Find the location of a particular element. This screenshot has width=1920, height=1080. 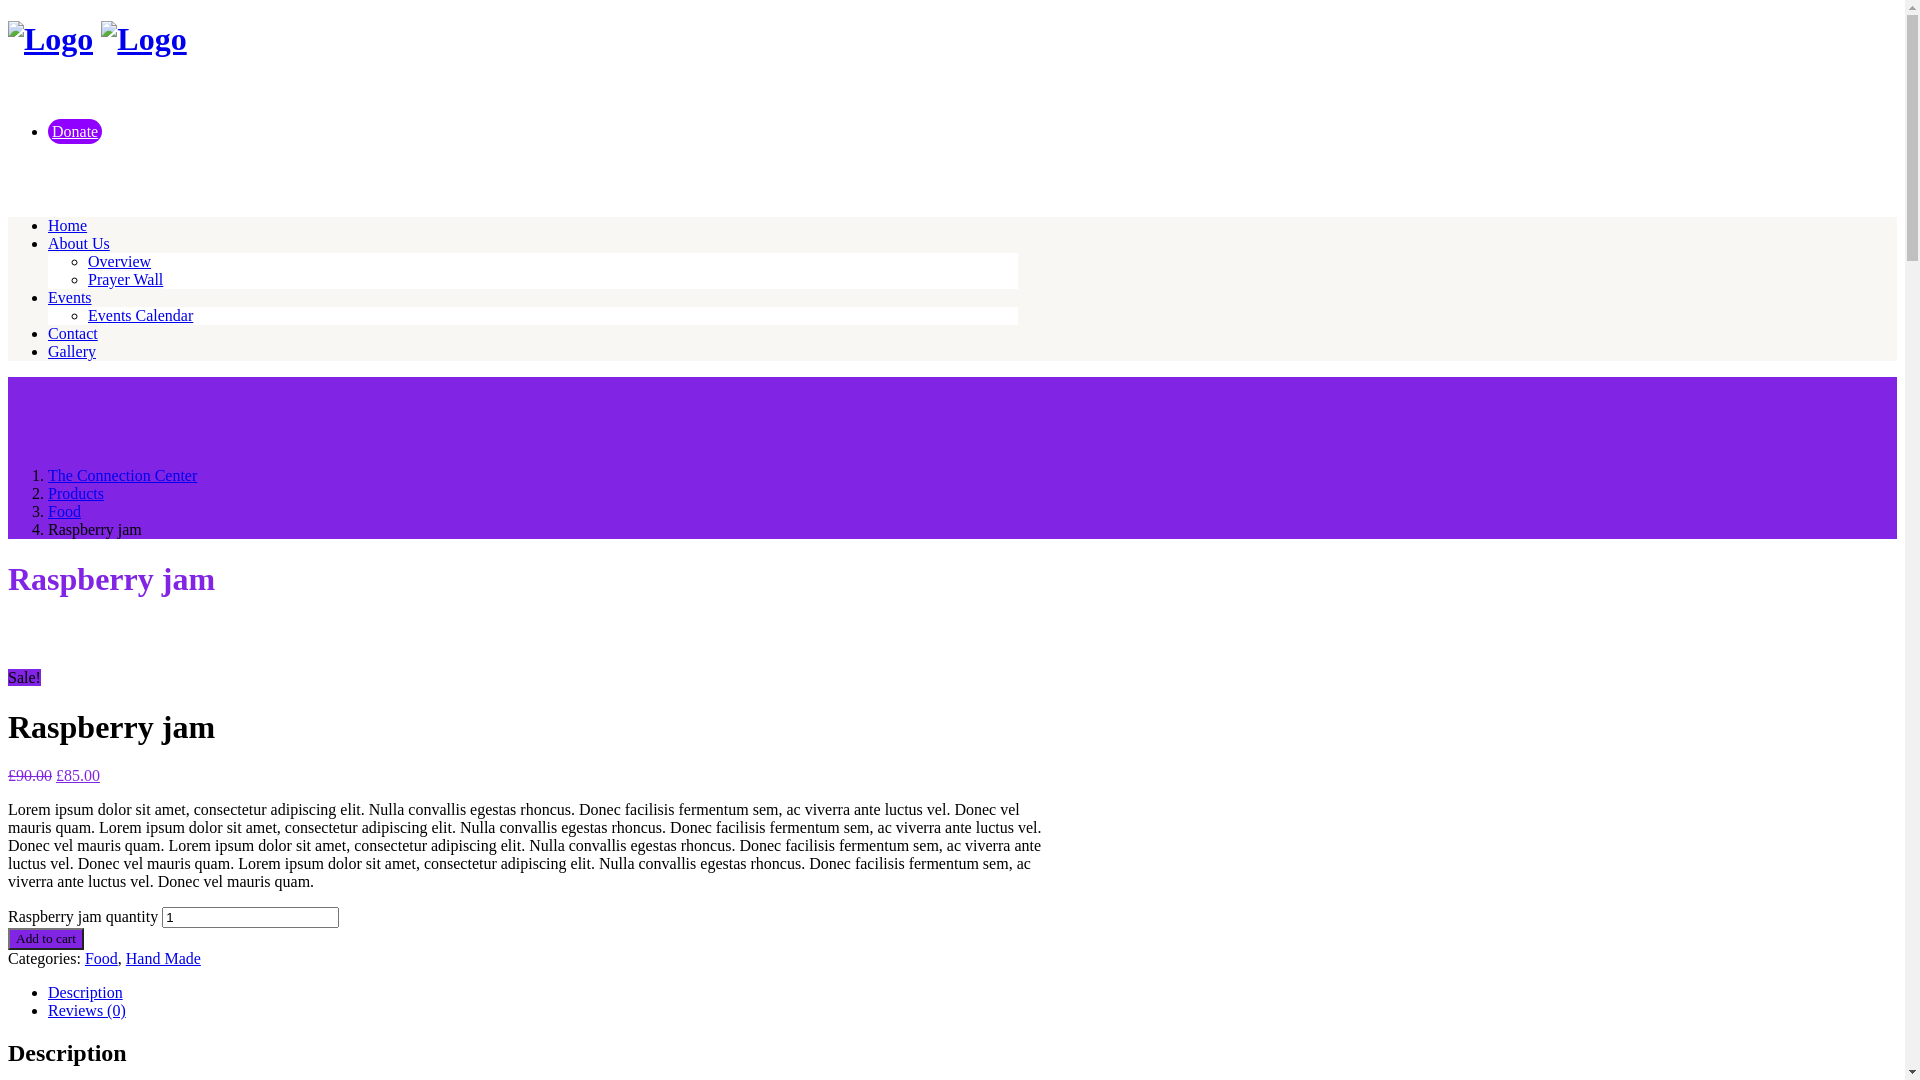

'Events' is located at coordinates (48, 297).